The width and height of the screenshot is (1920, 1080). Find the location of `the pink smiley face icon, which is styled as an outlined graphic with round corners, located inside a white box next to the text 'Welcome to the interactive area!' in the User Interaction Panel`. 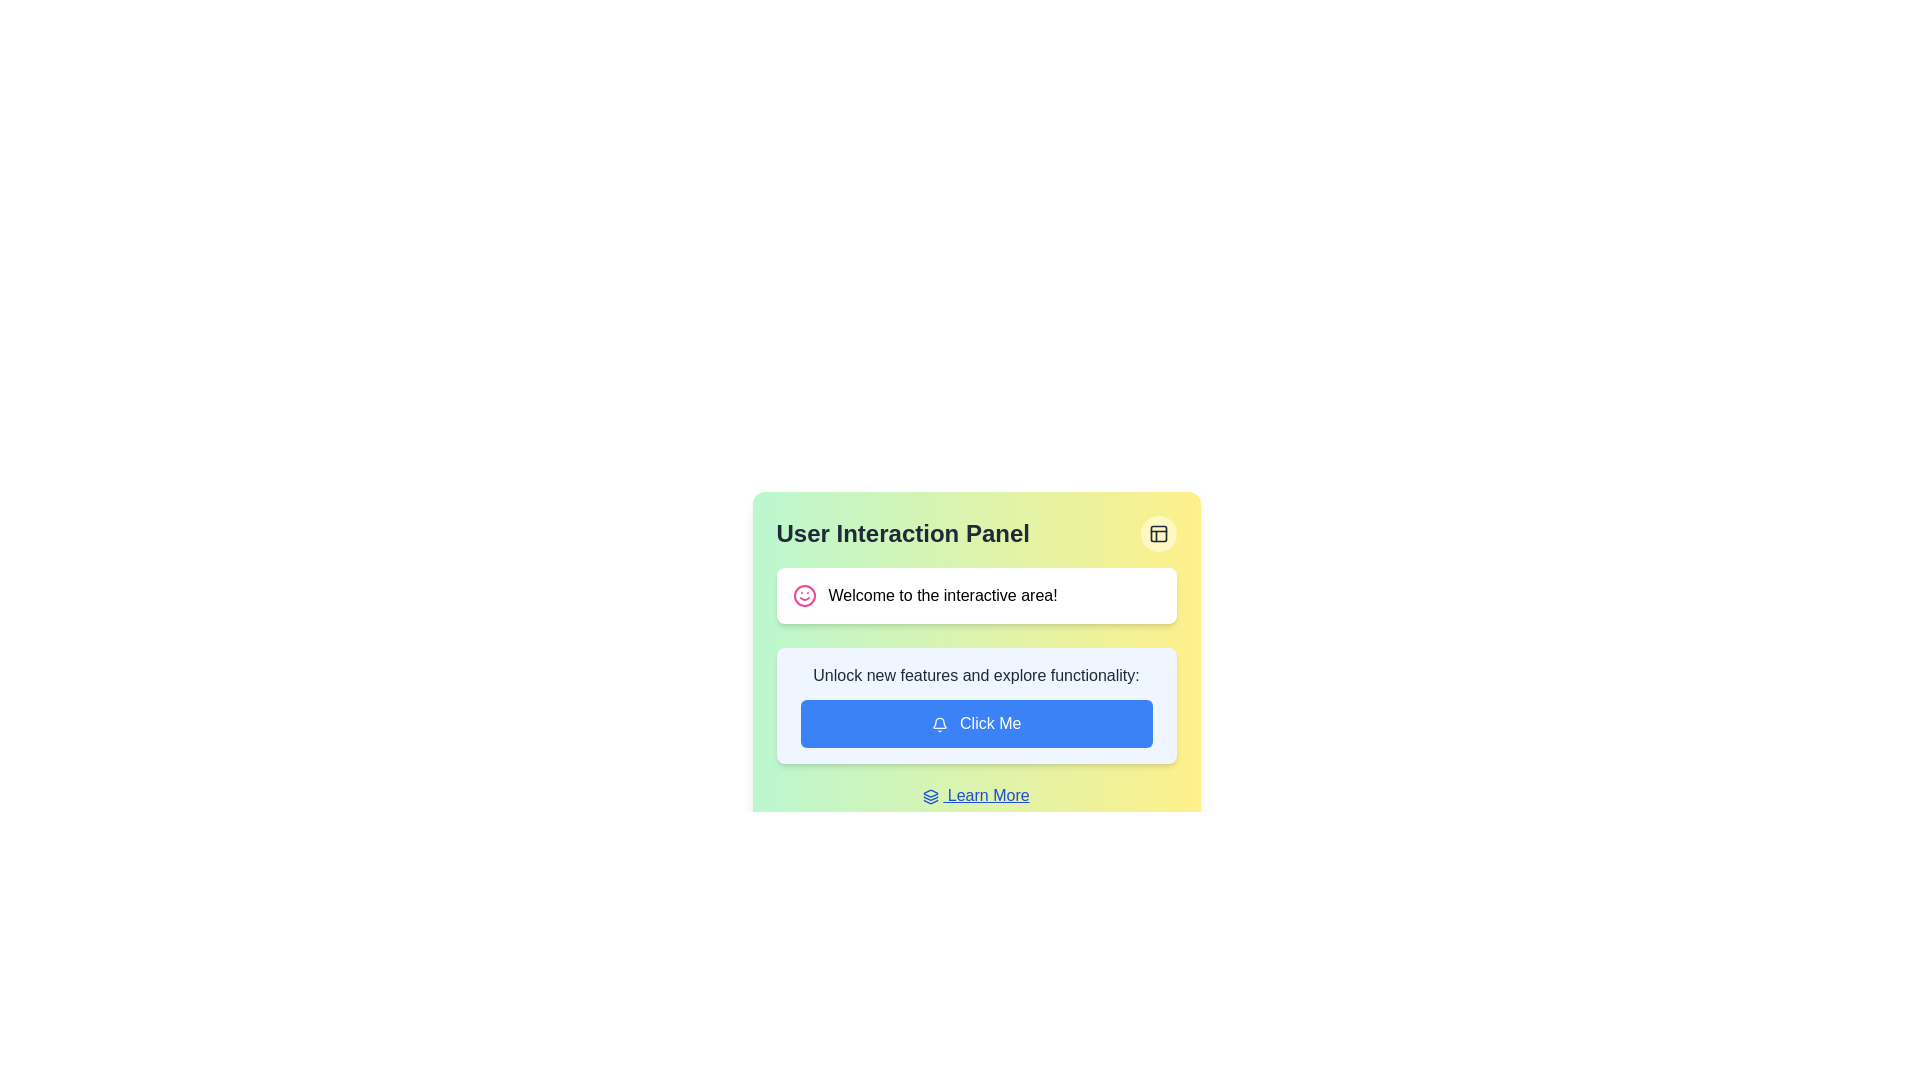

the pink smiley face icon, which is styled as an outlined graphic with round corners, located inside a white box next to the text 'Welcome to the interactive area!' in the User Interaction Panel is located at coordinates (804, 595).